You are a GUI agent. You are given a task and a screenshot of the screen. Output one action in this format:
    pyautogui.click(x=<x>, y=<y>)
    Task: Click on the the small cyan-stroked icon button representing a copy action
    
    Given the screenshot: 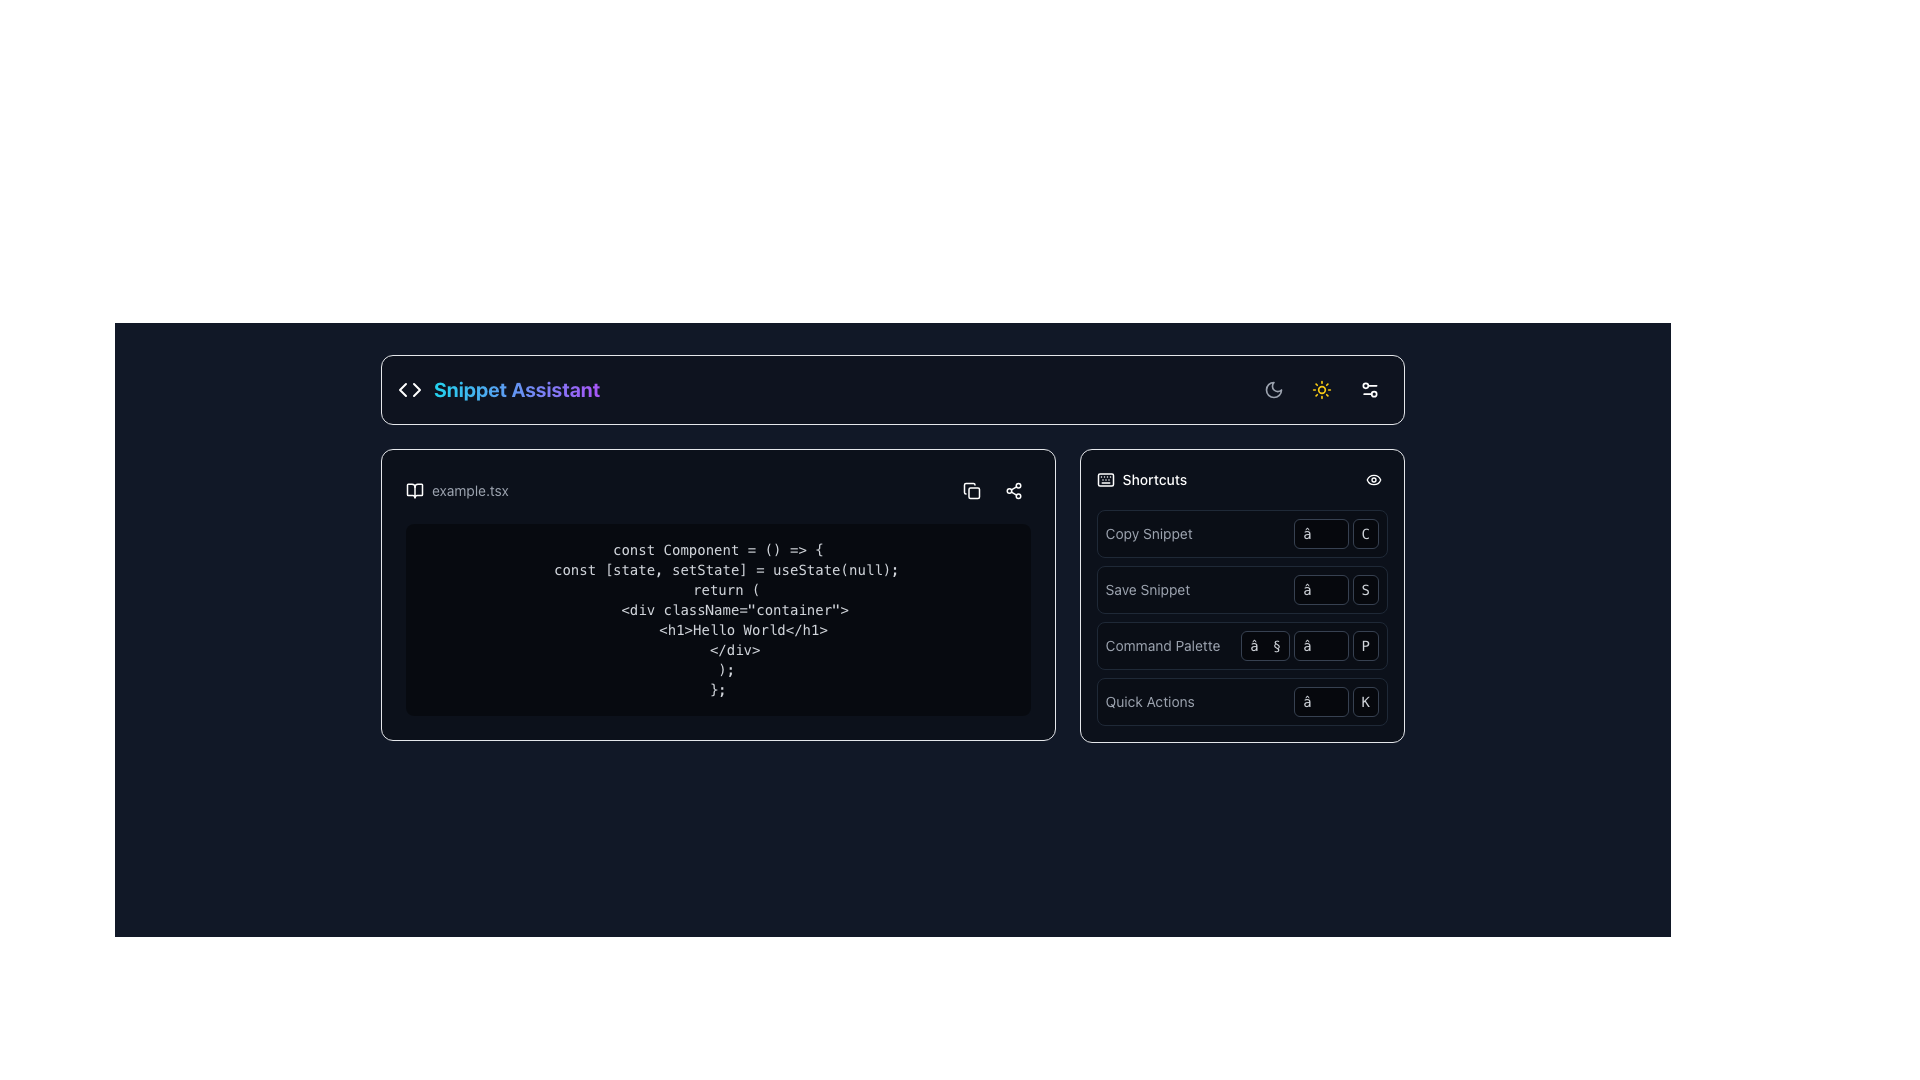 What is the action you would take?
    pyautogui.click(x=971, y=490)
    